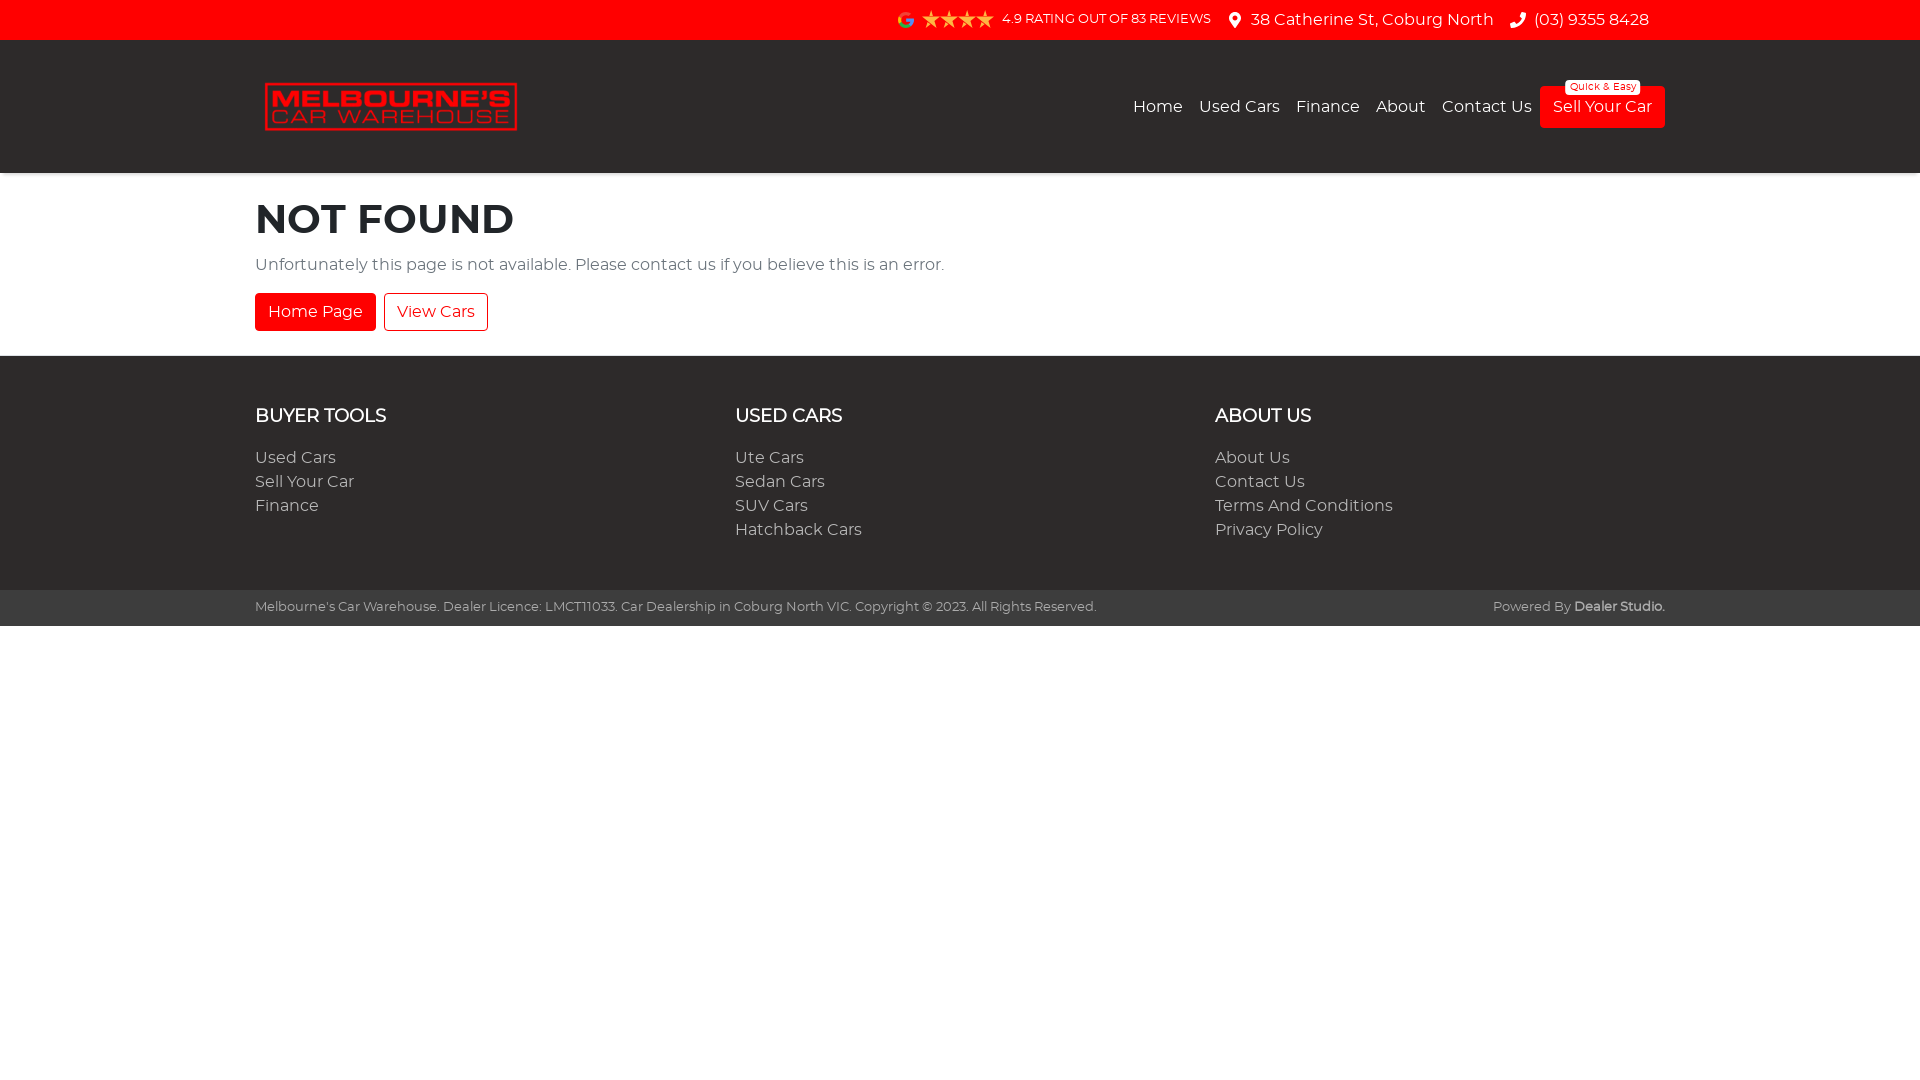 The width and height of the screenshot is (1920, 1080). I want to click on 'About Us', so click(1251, 458).